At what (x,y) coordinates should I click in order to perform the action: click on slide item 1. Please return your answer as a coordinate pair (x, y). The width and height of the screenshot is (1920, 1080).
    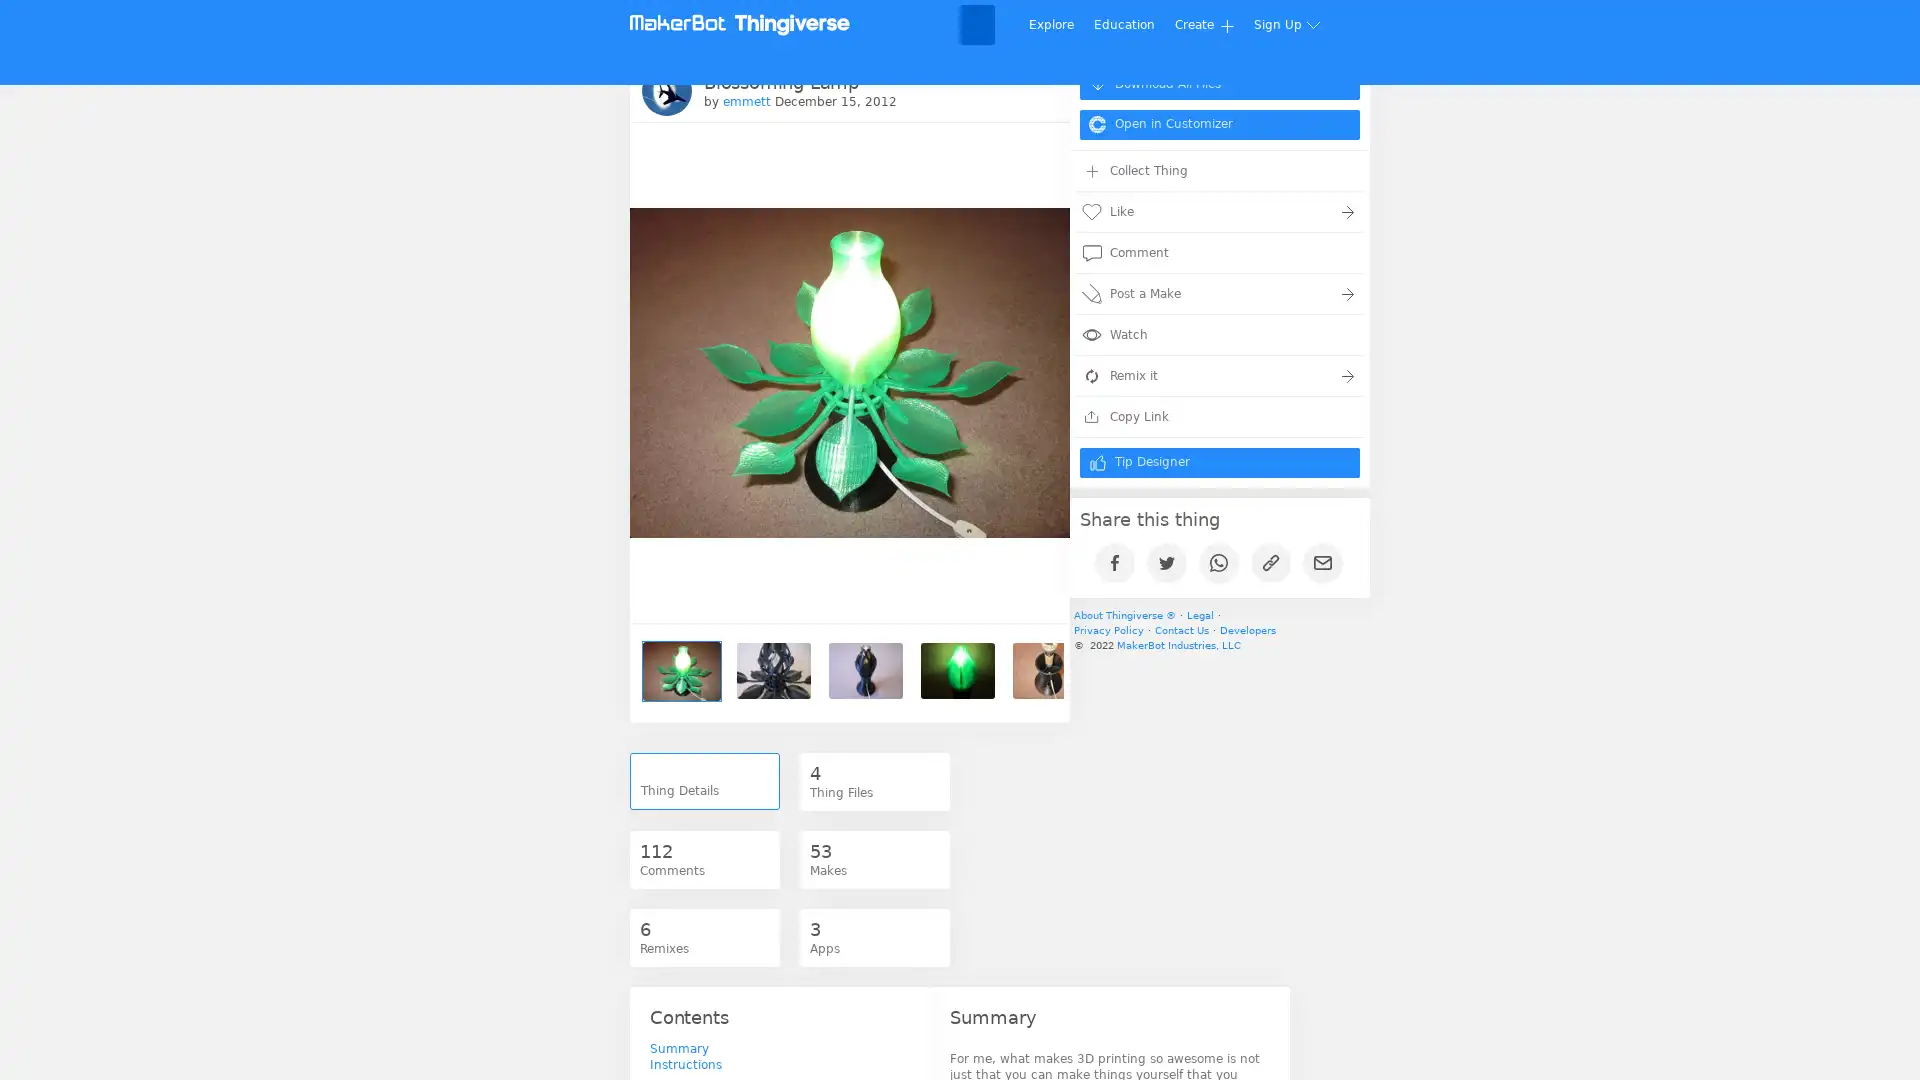
    Looking at the image, I should click on (681, 670).